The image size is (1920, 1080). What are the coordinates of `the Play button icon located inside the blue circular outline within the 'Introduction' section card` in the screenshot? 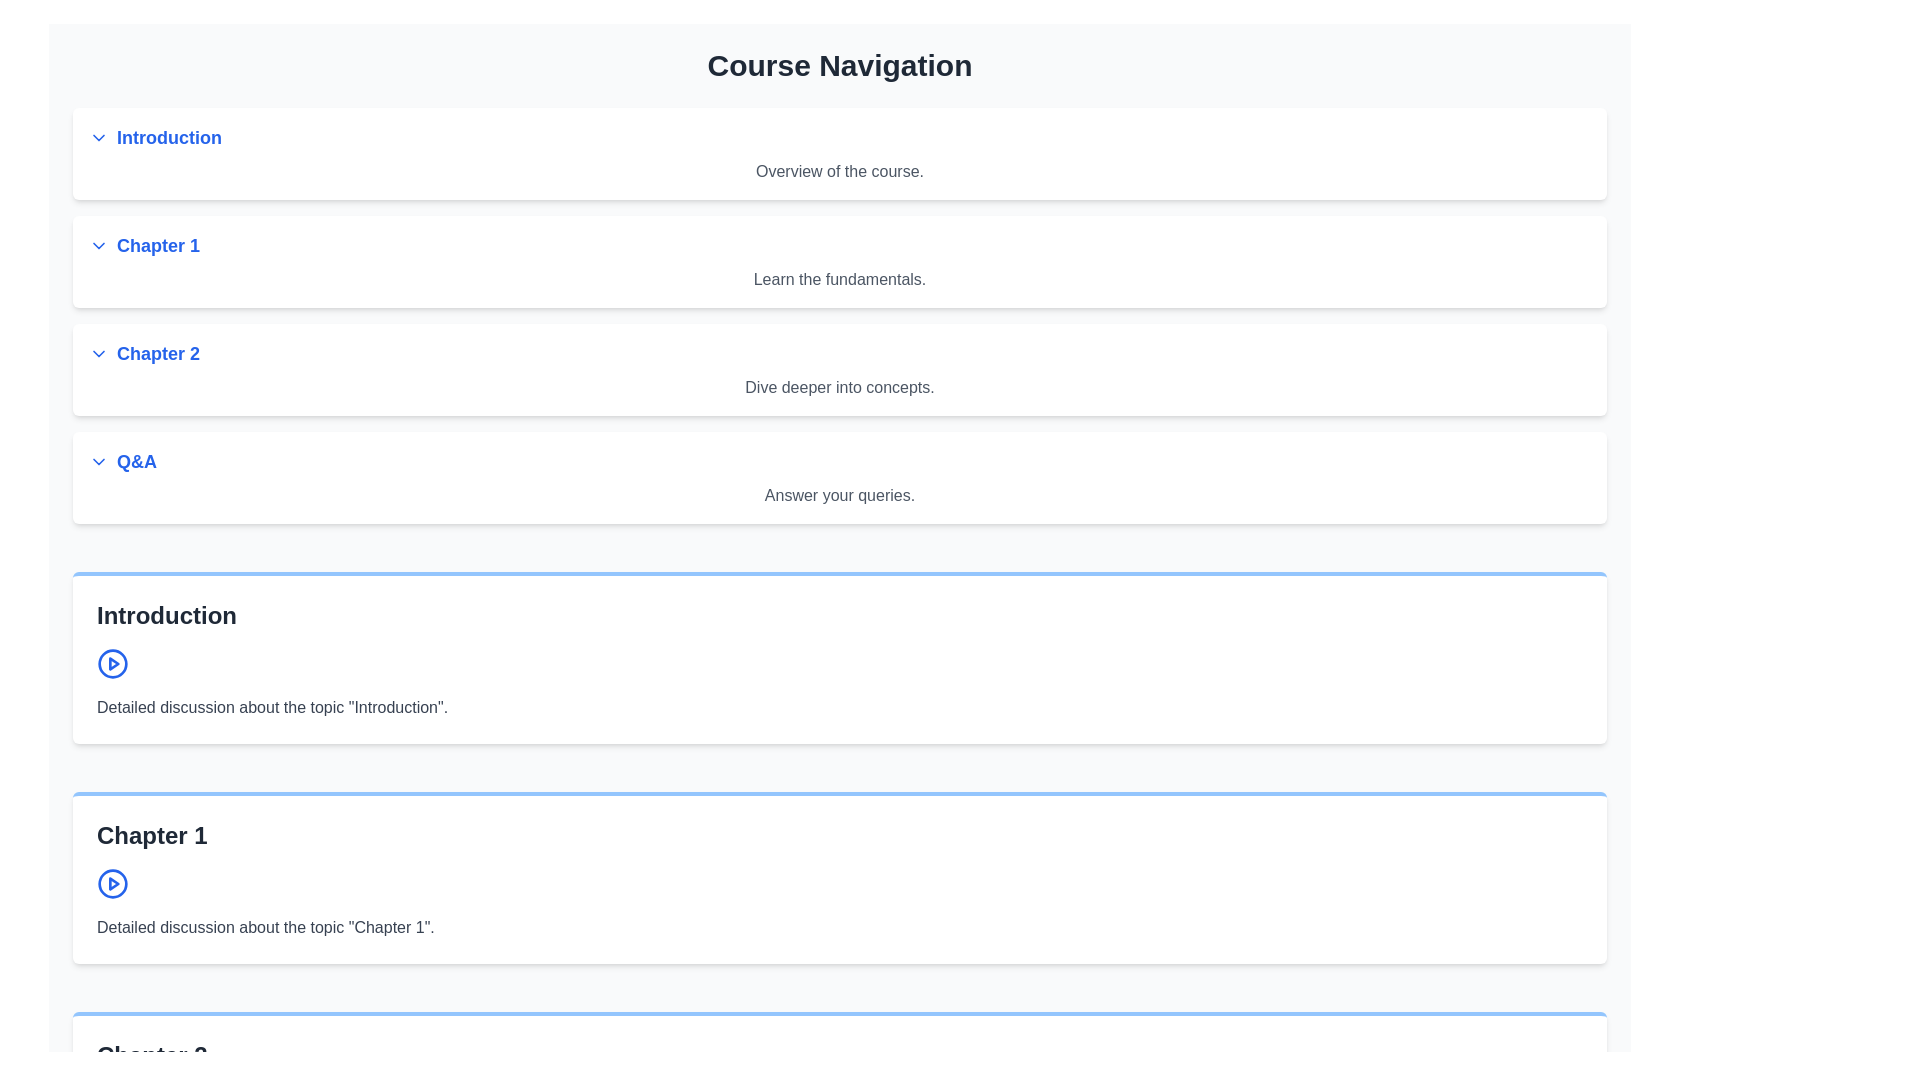 It's located at (113, 882).